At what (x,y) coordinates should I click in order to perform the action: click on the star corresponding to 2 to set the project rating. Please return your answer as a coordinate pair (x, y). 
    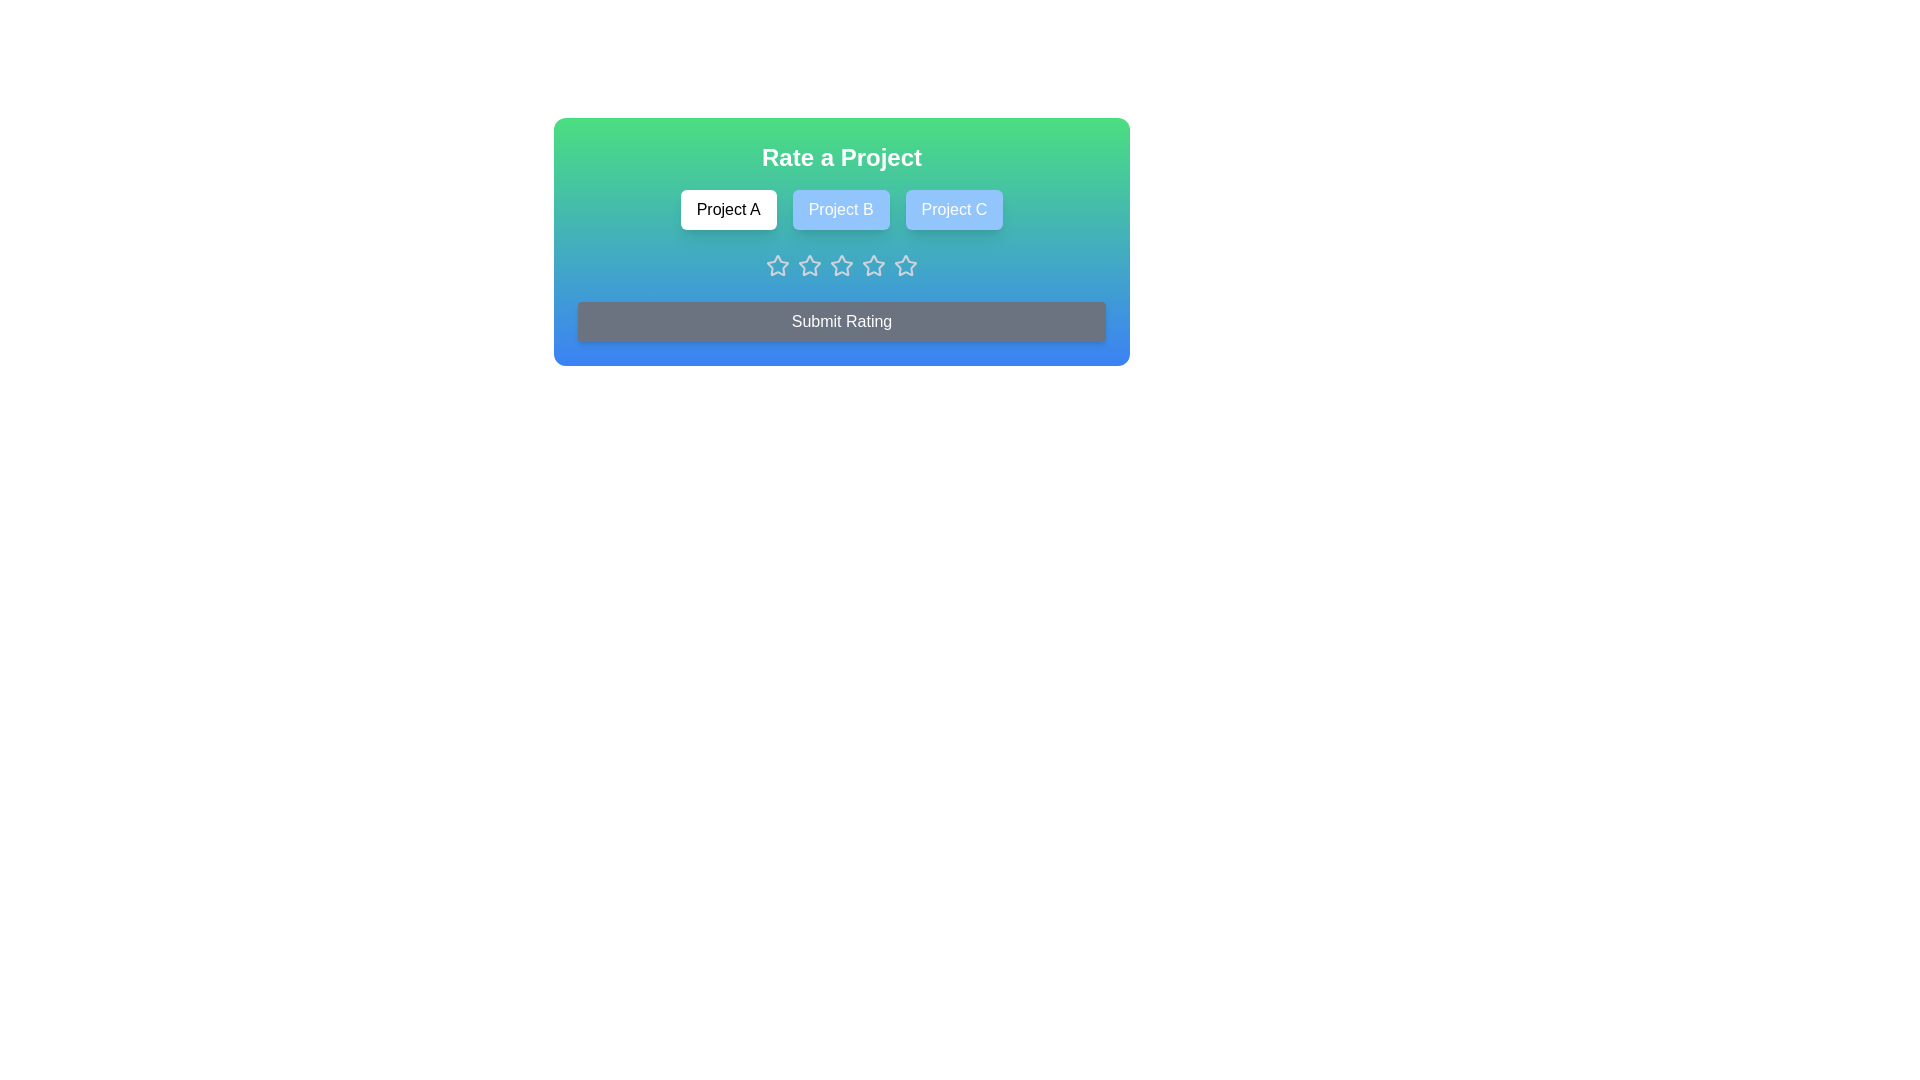
    Looking at the image, I should click on (810, 265).